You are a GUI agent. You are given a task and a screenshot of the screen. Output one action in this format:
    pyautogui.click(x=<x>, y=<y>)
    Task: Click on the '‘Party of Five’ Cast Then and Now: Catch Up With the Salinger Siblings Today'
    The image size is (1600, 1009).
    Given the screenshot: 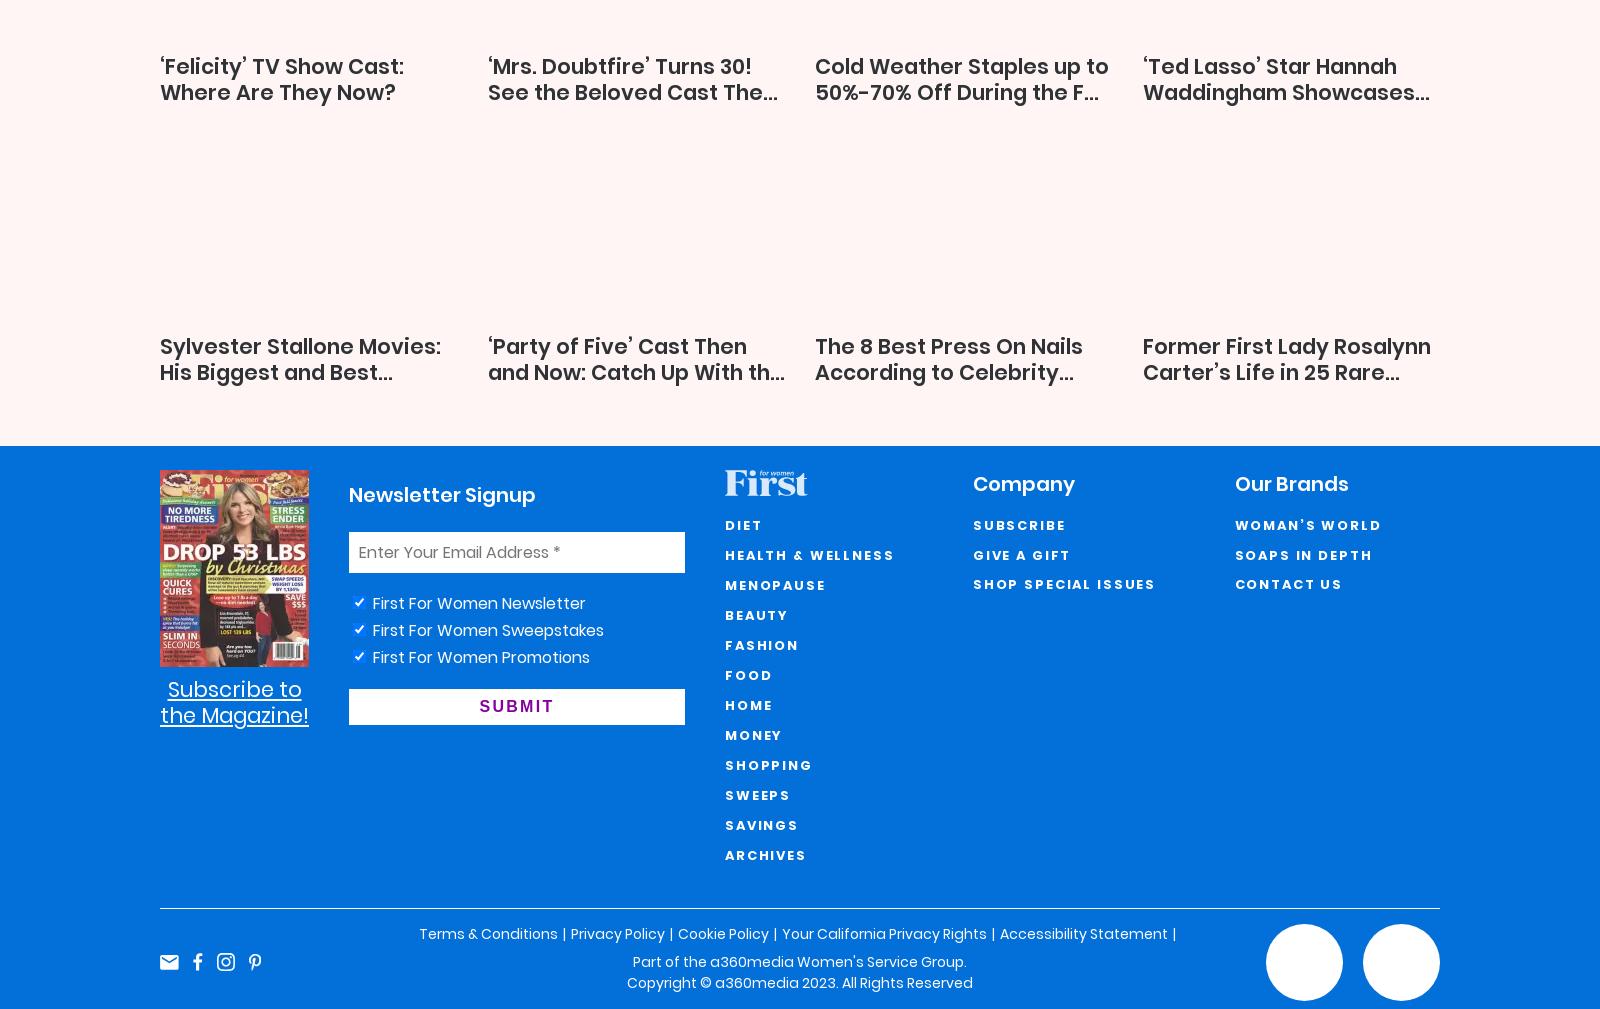 What is the action you would take?
    pyautogui.click(x=635, y=371)
    